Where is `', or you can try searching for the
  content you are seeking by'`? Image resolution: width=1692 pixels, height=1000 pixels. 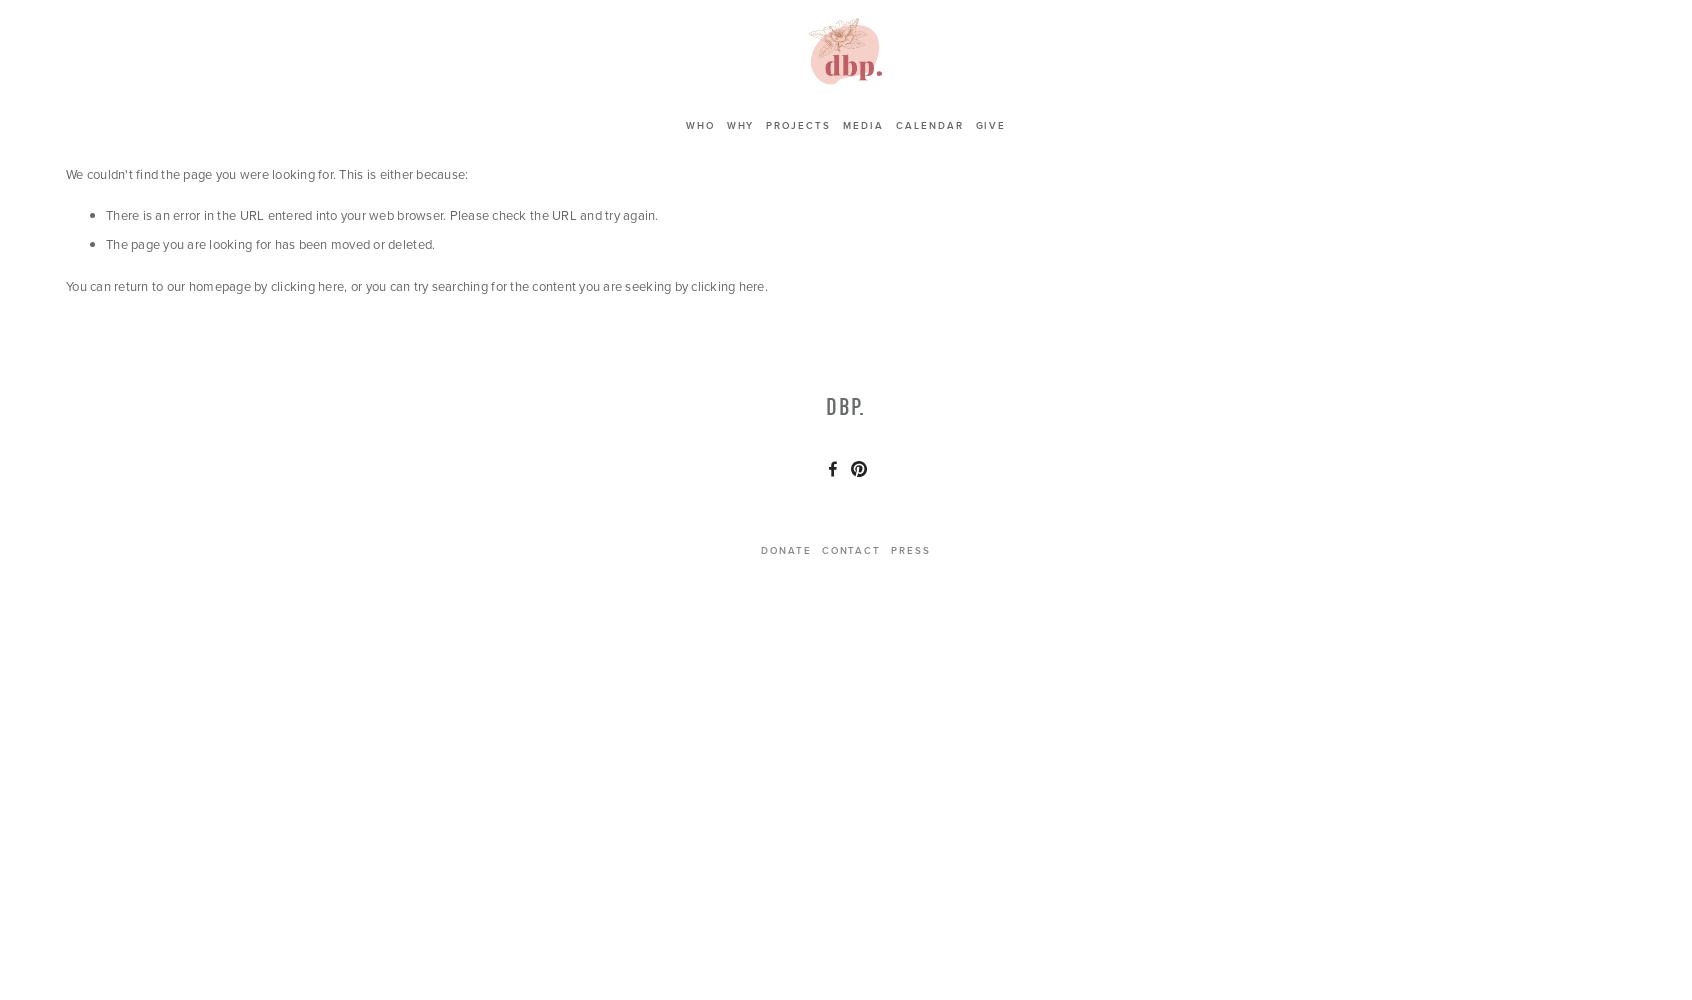 ', or you can try searching for the
  content you are seeking by' is located at coordinates (517, 285).